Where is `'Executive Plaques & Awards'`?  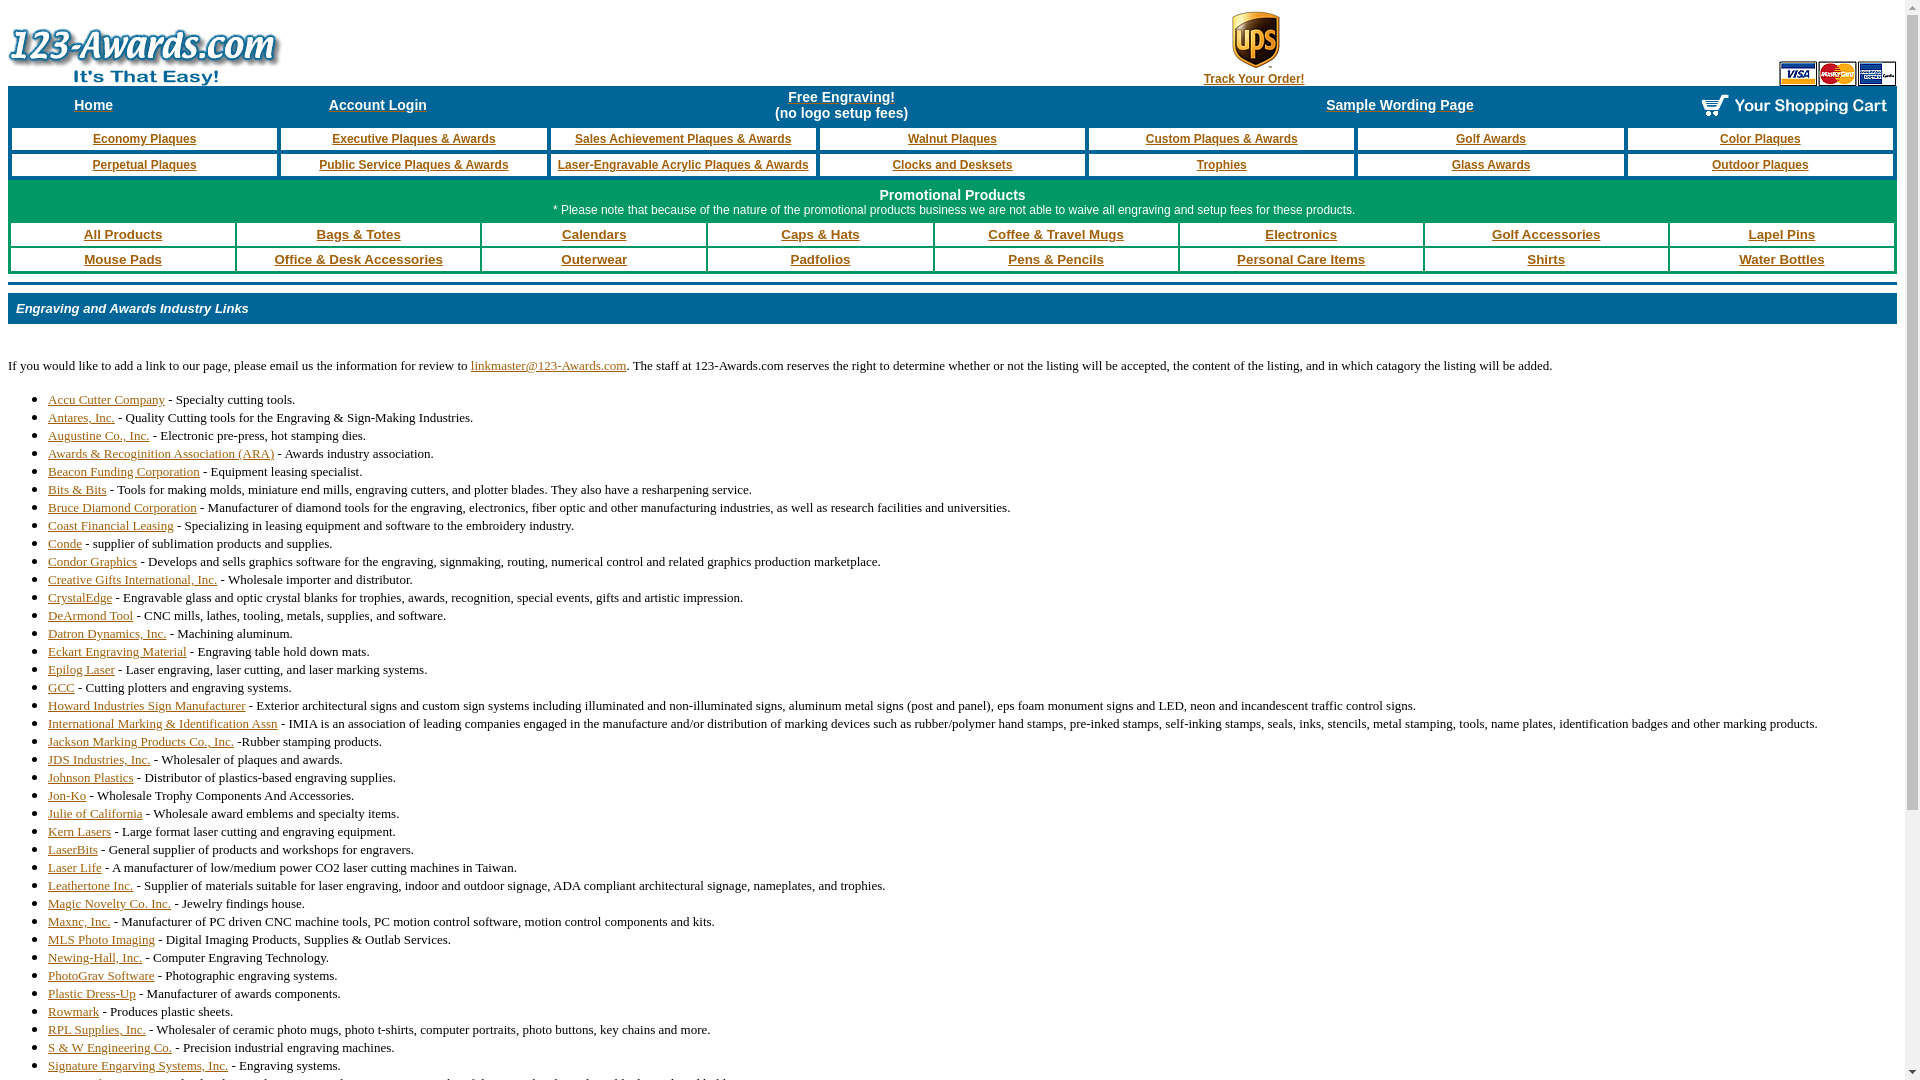
'Executive Plaques & Awards' is located at coordinates (412, 137).